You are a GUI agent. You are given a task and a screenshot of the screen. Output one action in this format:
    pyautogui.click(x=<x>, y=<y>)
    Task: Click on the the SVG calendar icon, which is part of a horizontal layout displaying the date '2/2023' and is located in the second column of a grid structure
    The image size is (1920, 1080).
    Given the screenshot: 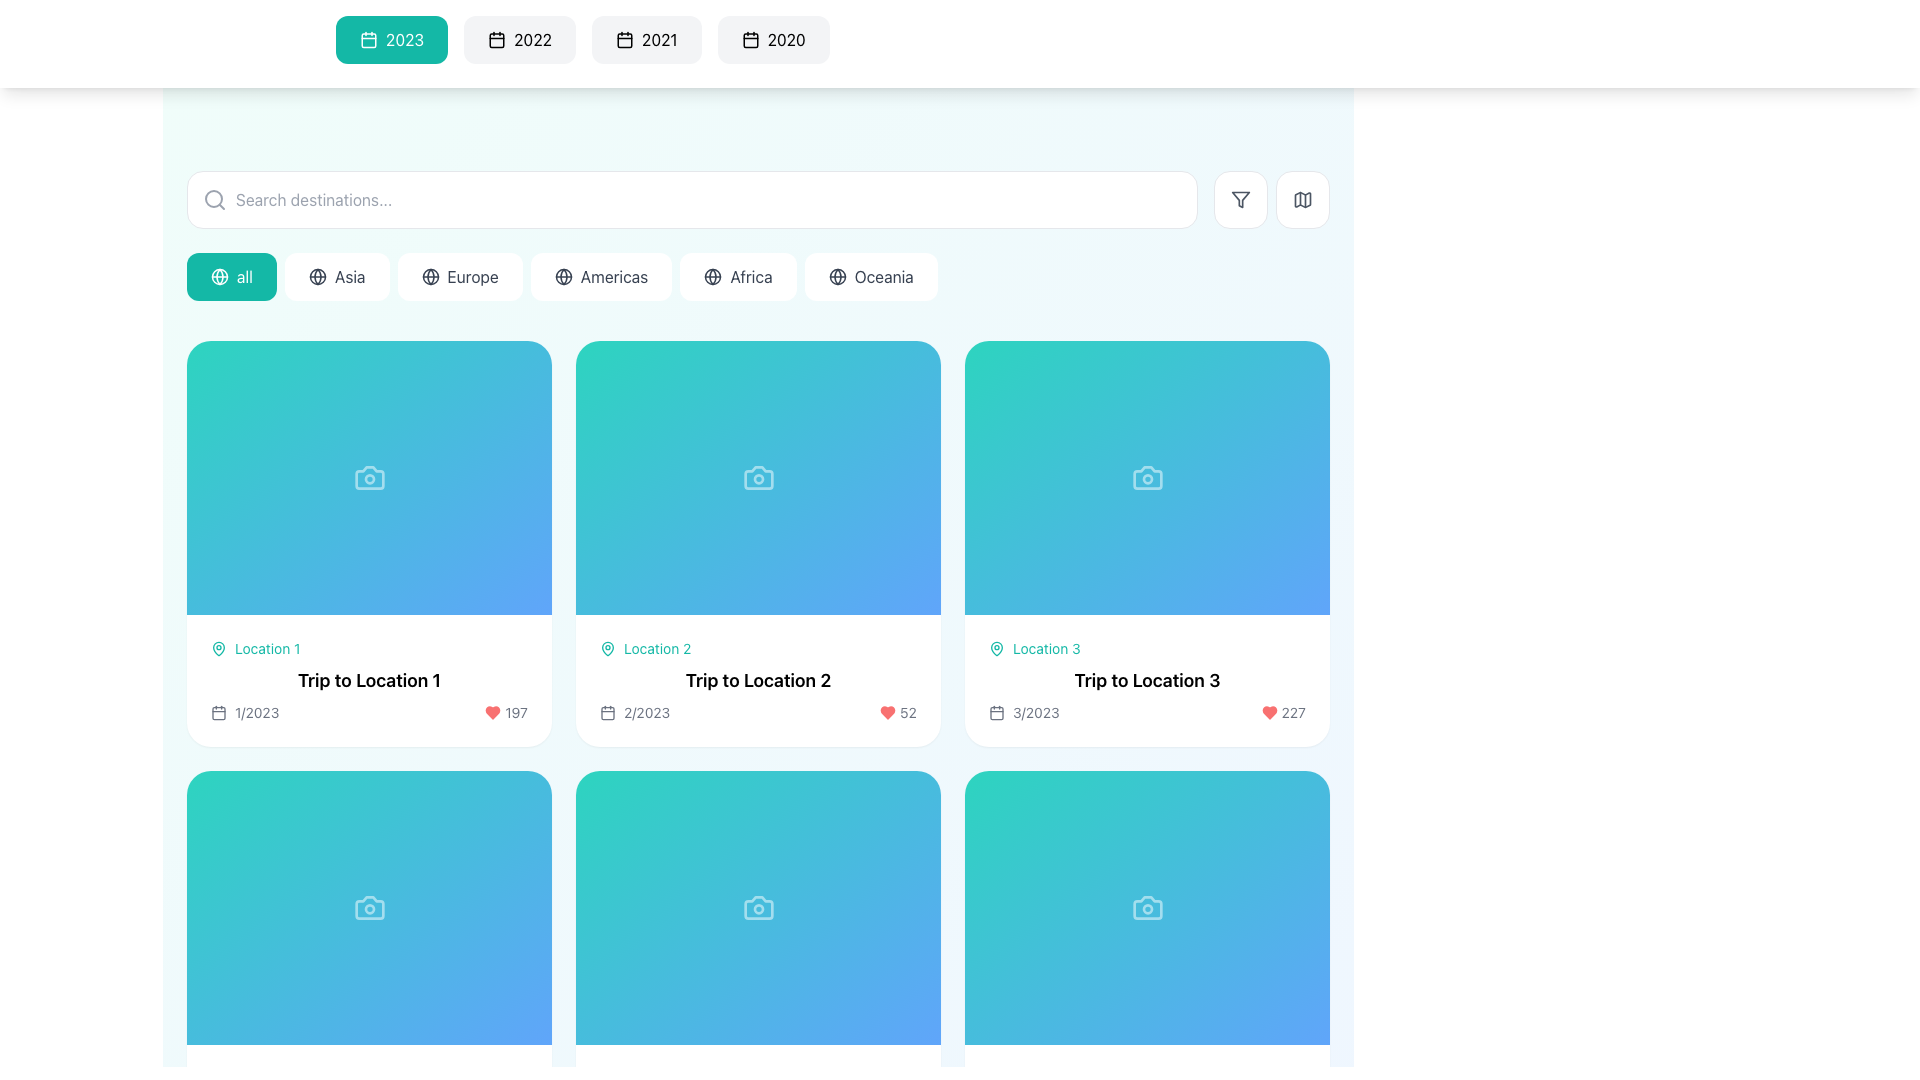 What is the action you would take?
    pyautogui.click(x=607, y=711)
    